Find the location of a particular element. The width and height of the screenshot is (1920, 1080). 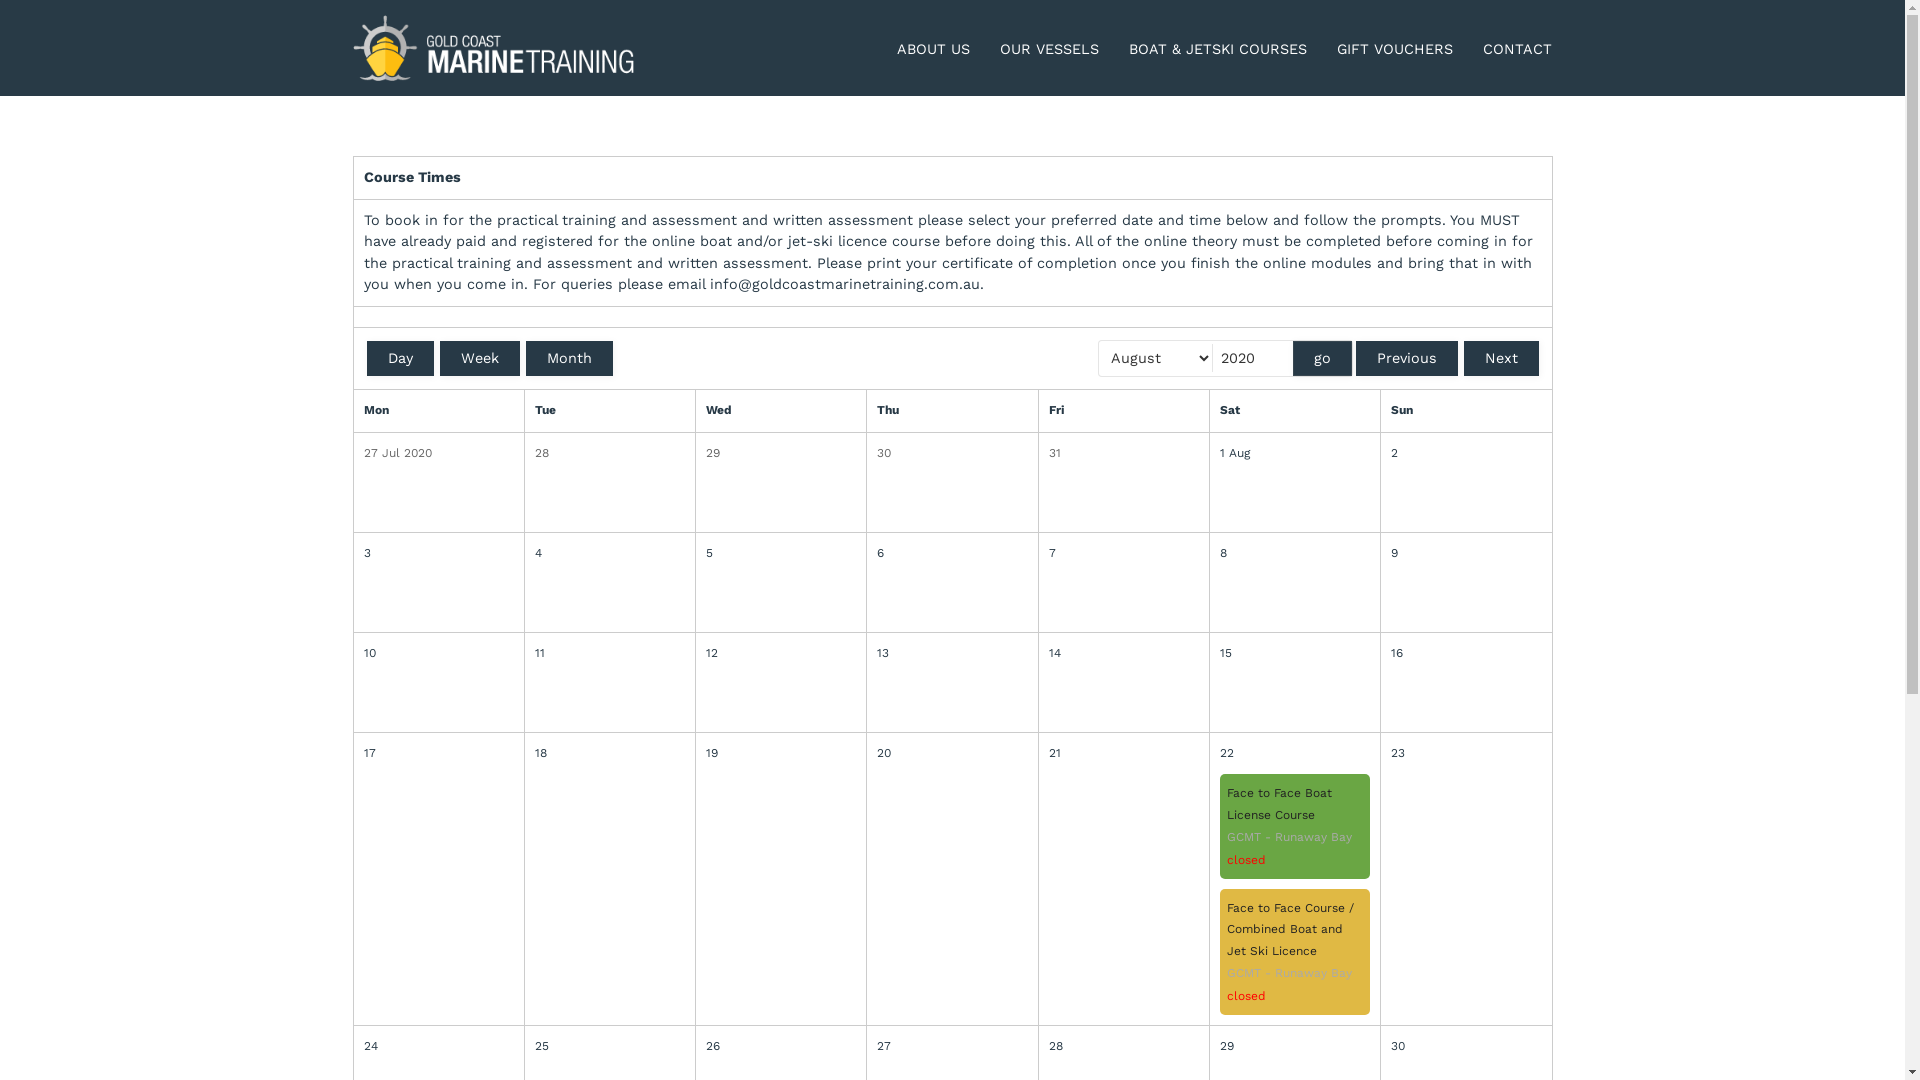

'4' is located at coordinates (534, 554).